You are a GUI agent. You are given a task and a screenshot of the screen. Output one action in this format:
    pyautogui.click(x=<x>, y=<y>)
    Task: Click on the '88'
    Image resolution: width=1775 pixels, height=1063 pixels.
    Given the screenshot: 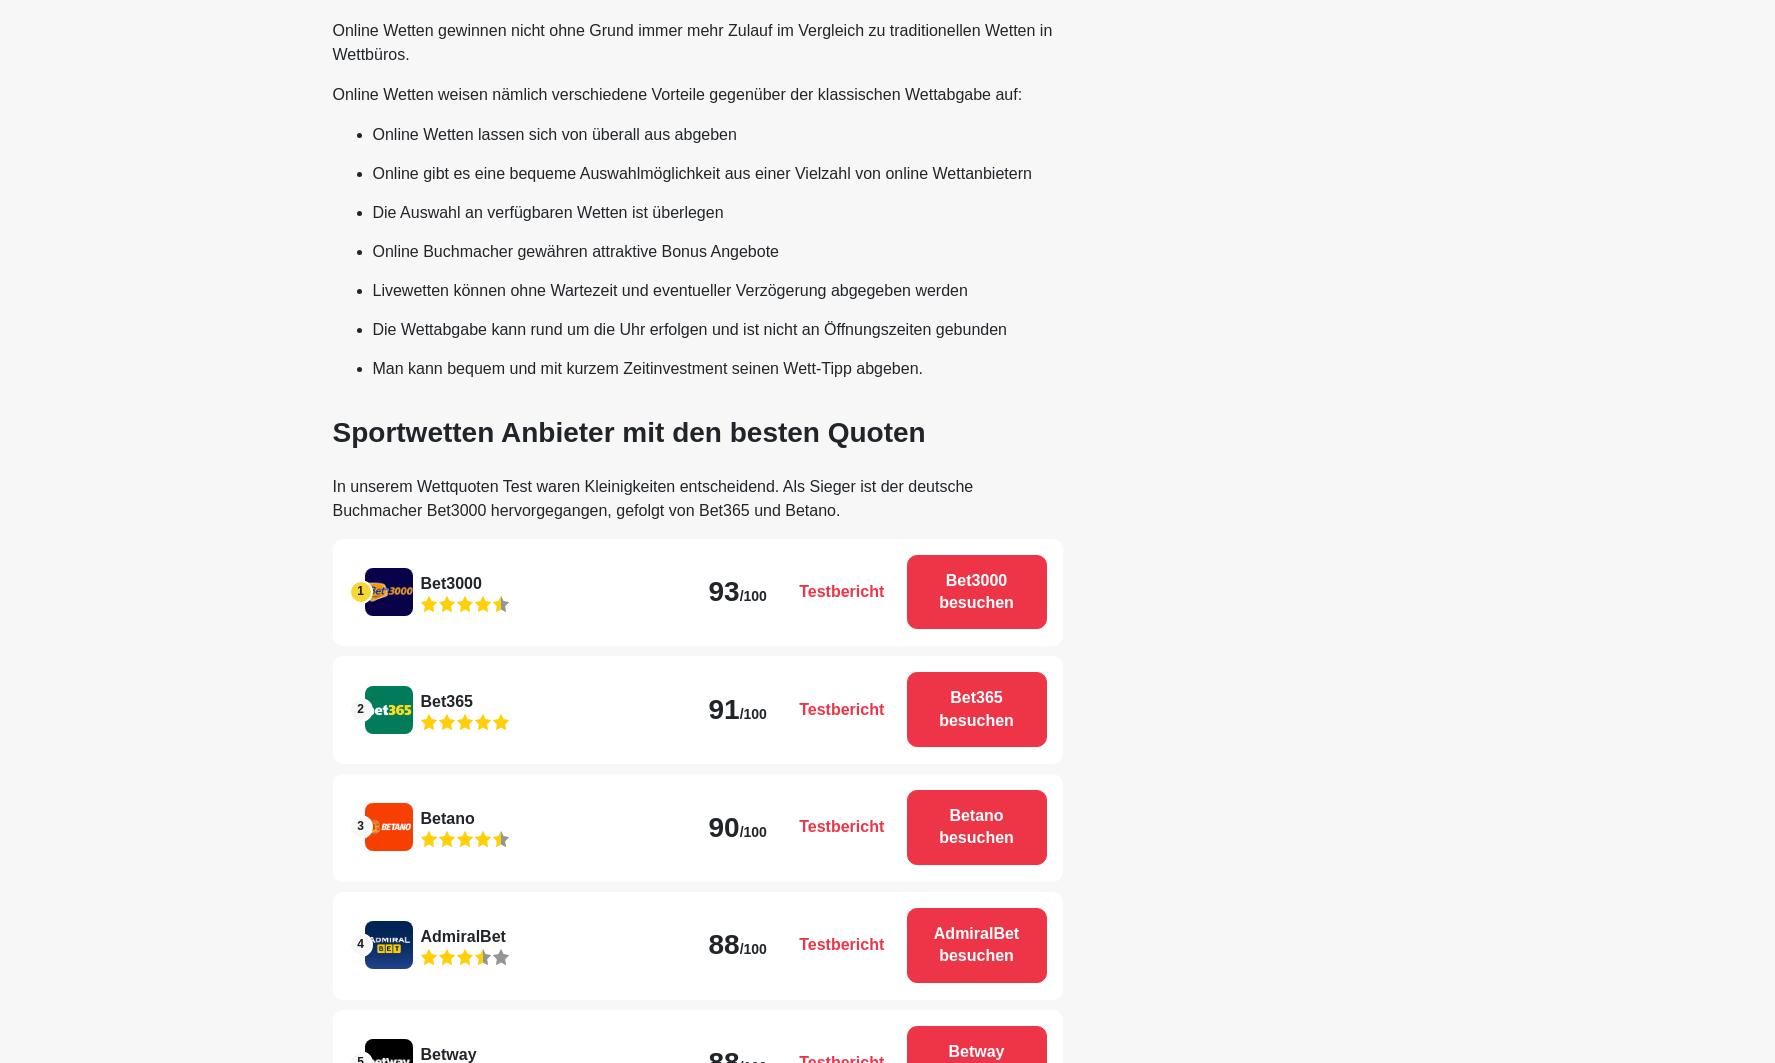 What is the action you would take?
    pyautogui.click(x=722, y=943)
    